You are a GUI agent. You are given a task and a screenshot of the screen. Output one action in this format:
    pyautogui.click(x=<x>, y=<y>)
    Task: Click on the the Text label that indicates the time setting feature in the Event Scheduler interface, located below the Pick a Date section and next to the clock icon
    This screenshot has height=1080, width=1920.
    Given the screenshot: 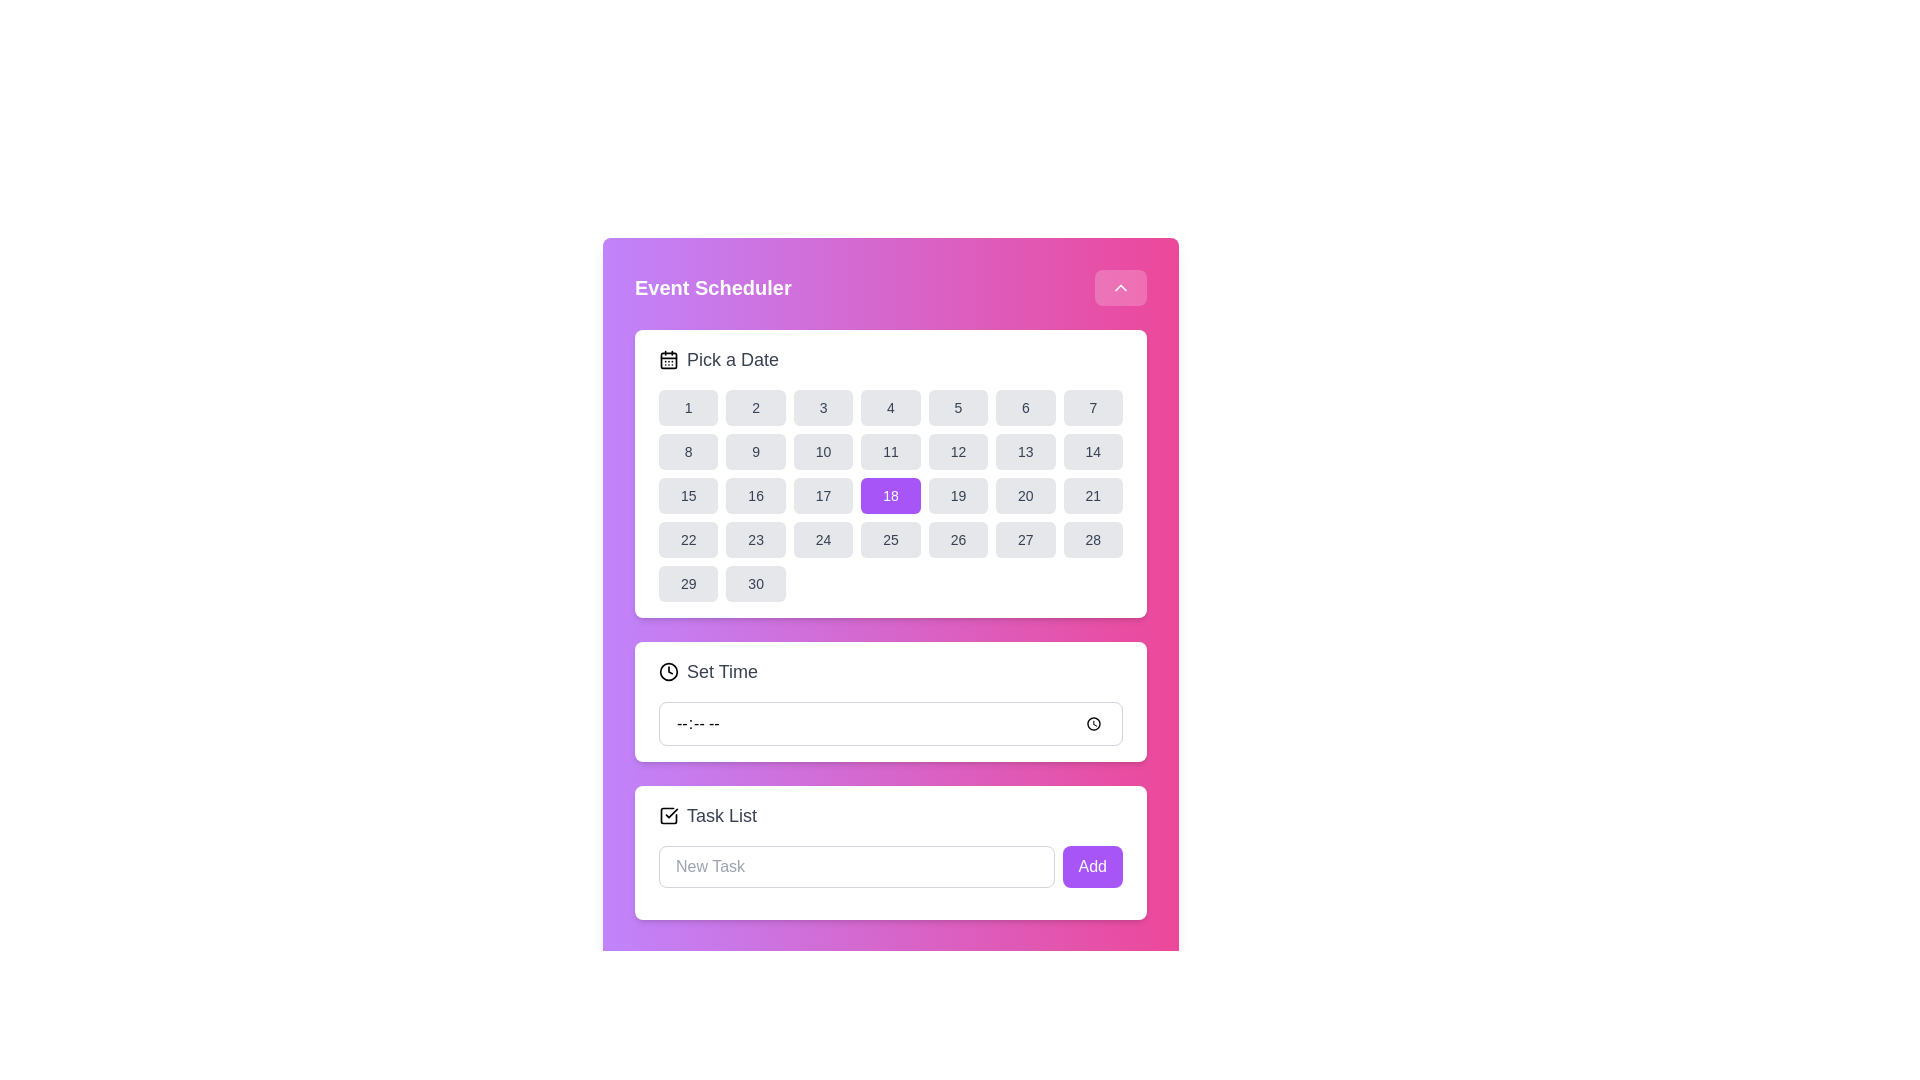 What is the action you would take?
    pyautogui.click(x=721, y=671)
    